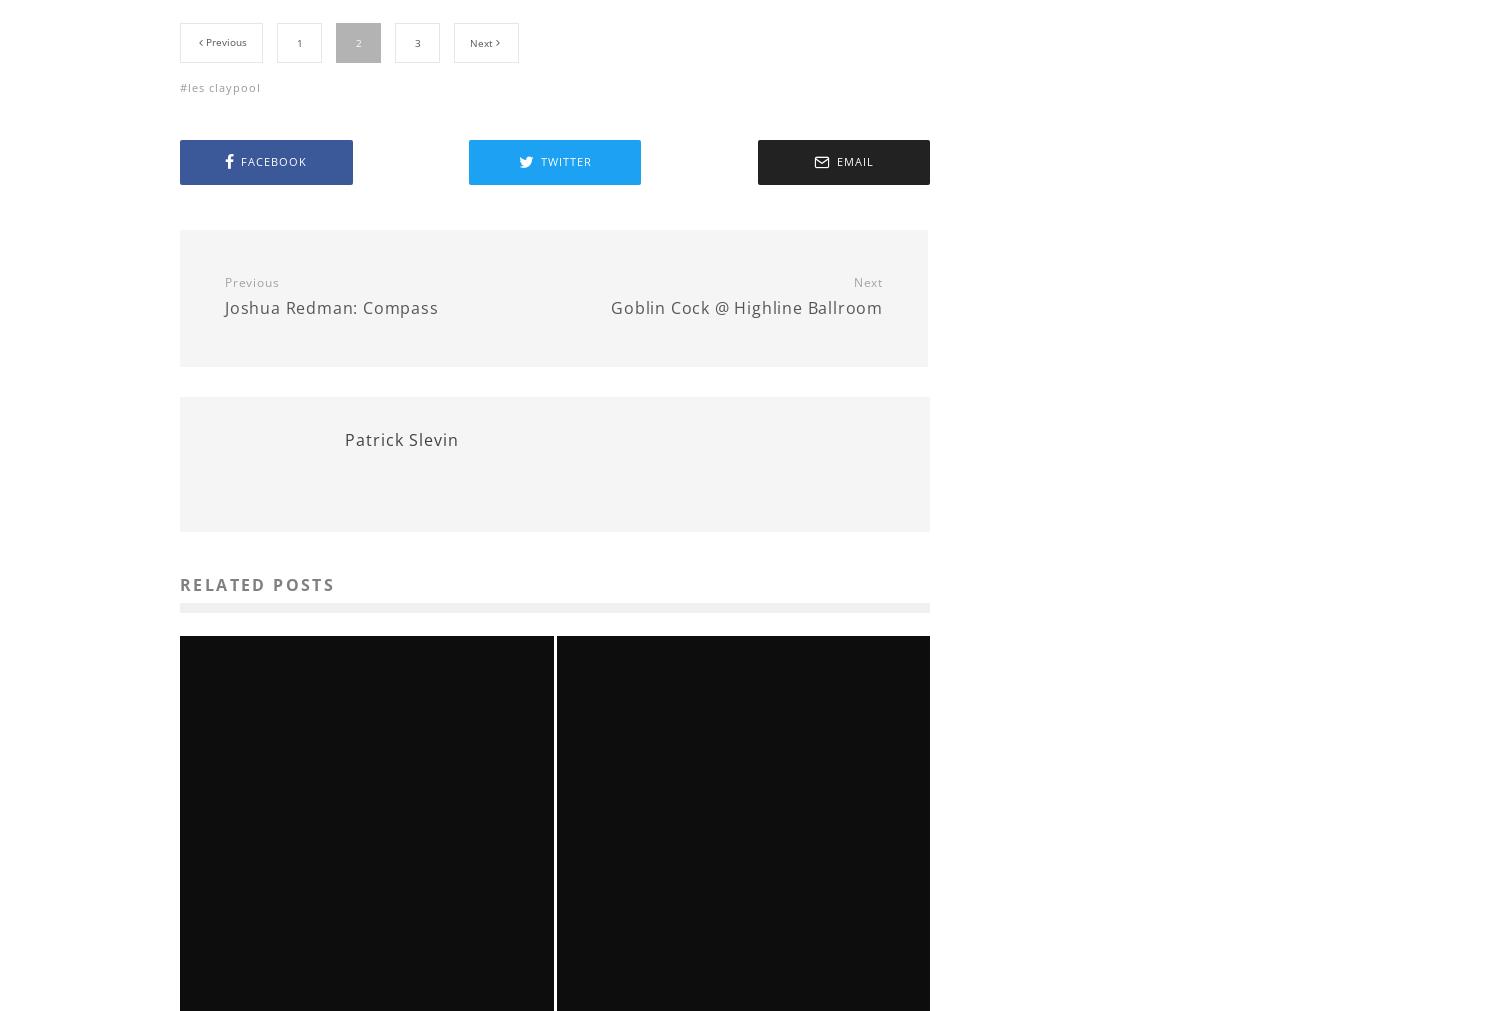 The width and height of the screenshot is (1500, 1011). I want to click on 'Goblin Cock @ Highline Ballroom', so click(746, 307).